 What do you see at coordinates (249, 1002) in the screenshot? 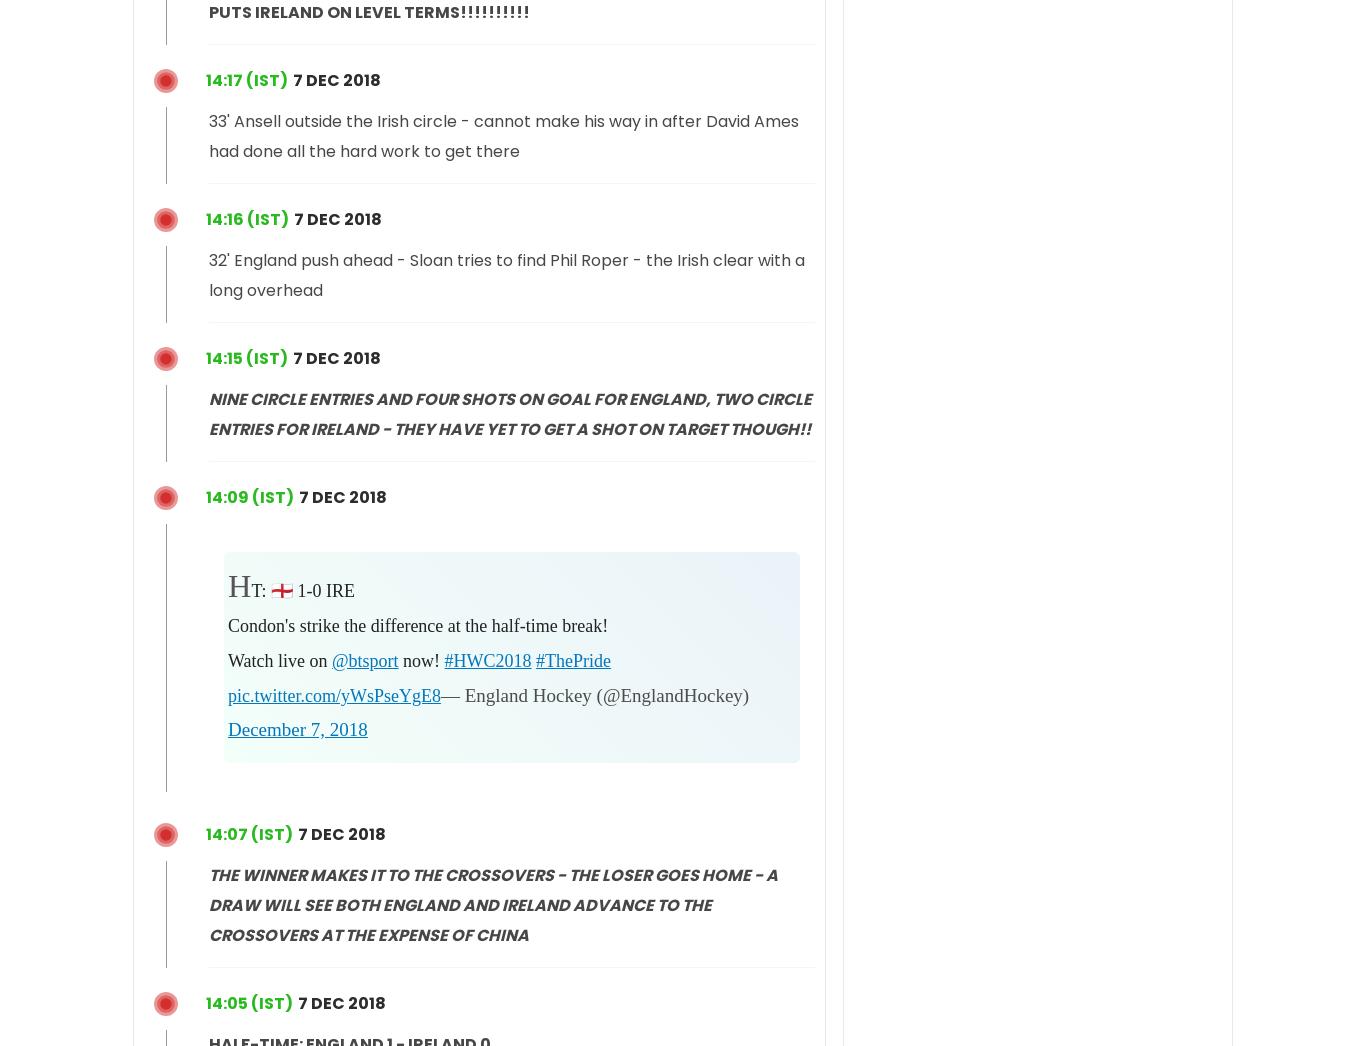
I see `'14:05 (IST)'` at bounding box center [249, 1002].